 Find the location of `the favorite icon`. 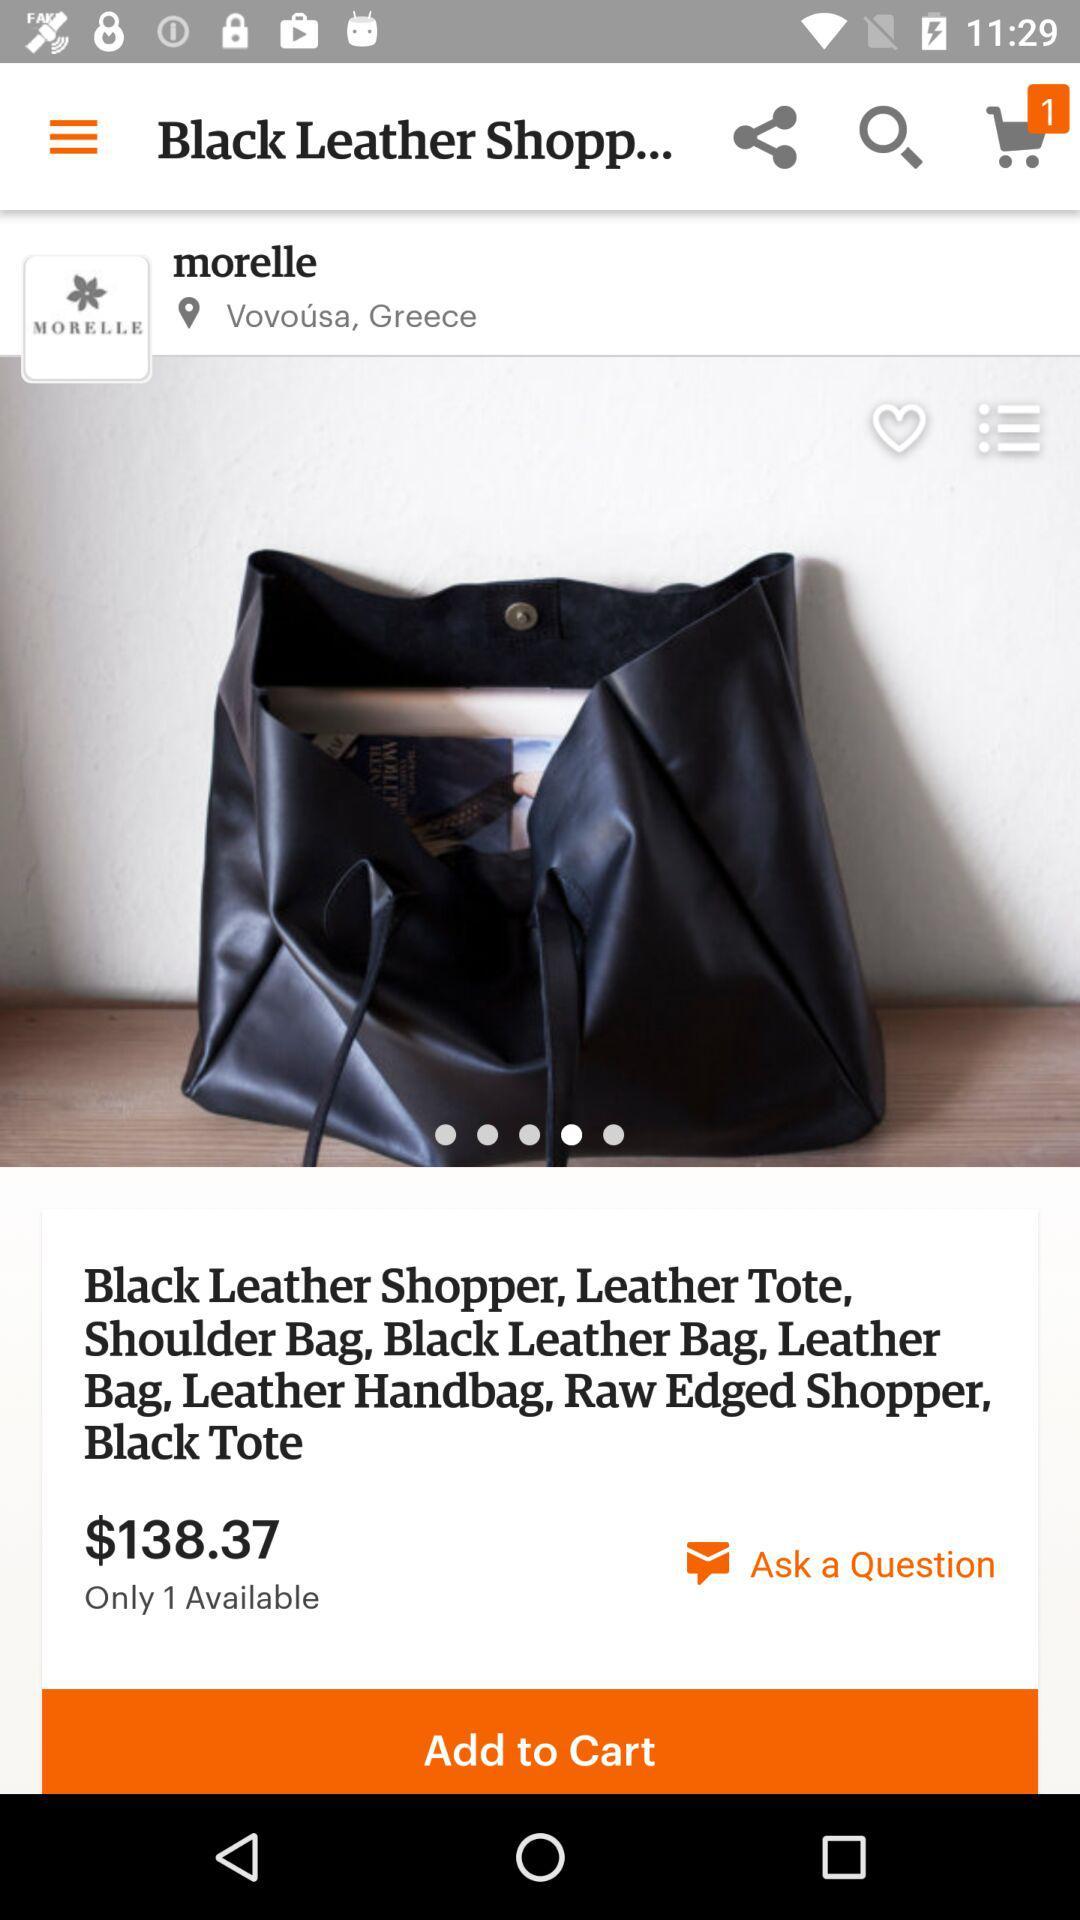

the favorite icon is located at coordinates (897, 426).